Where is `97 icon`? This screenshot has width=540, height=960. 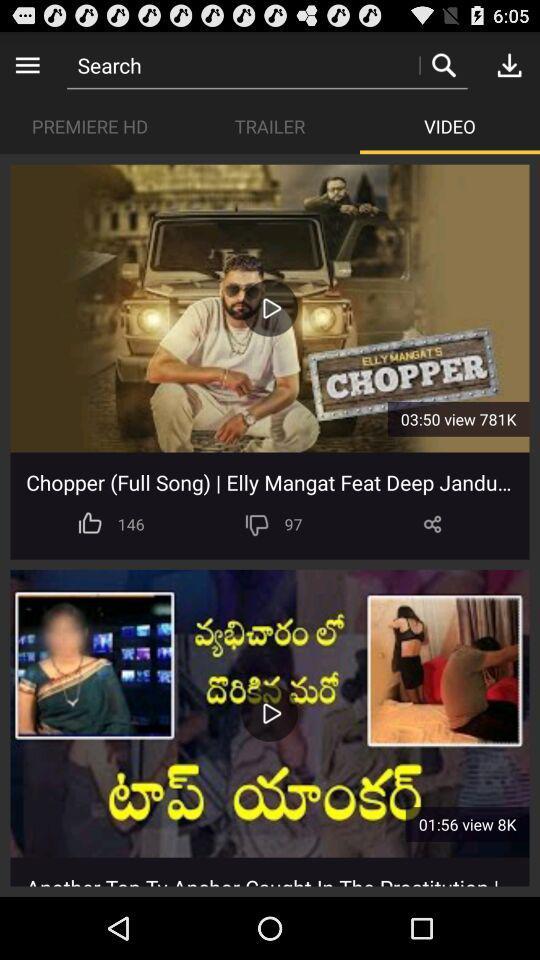 97 icon is located at coordinates (292, 523).